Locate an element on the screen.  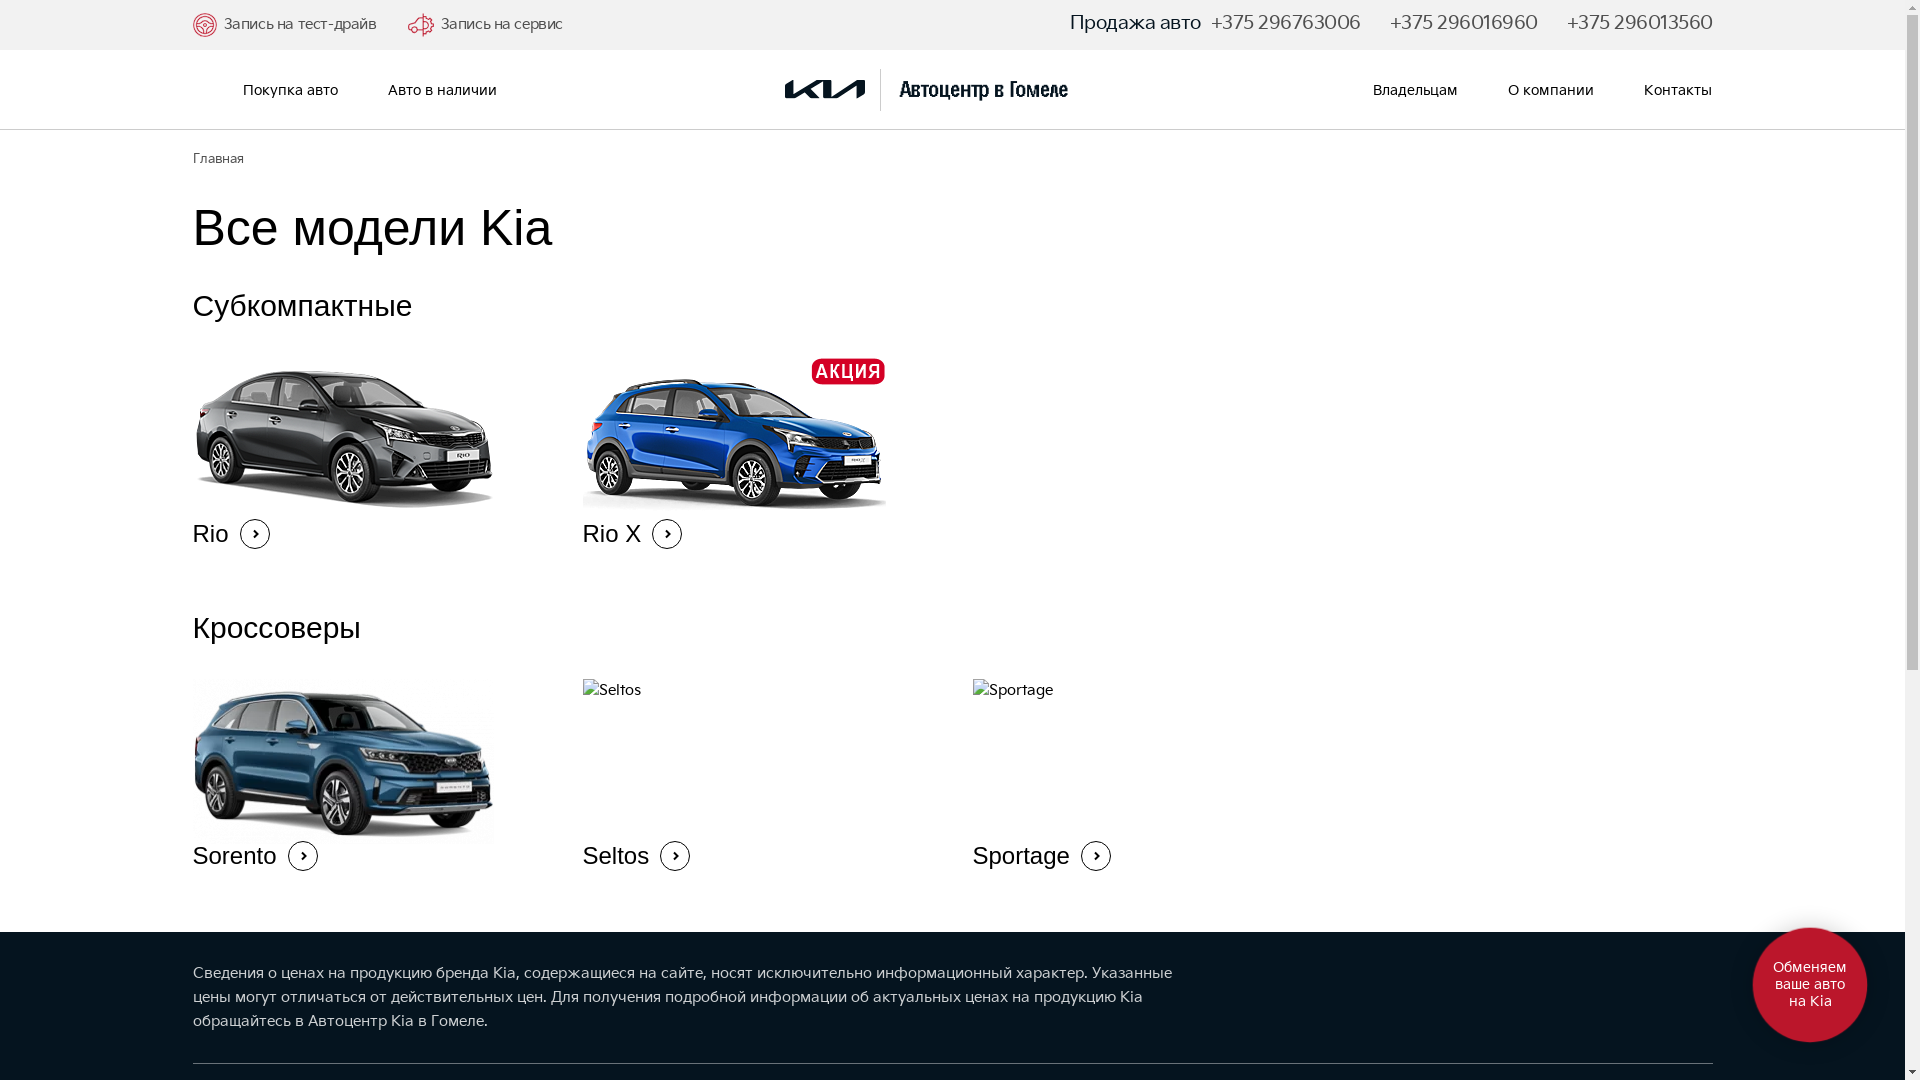
'Rio' is located at coordinates (366, 455).